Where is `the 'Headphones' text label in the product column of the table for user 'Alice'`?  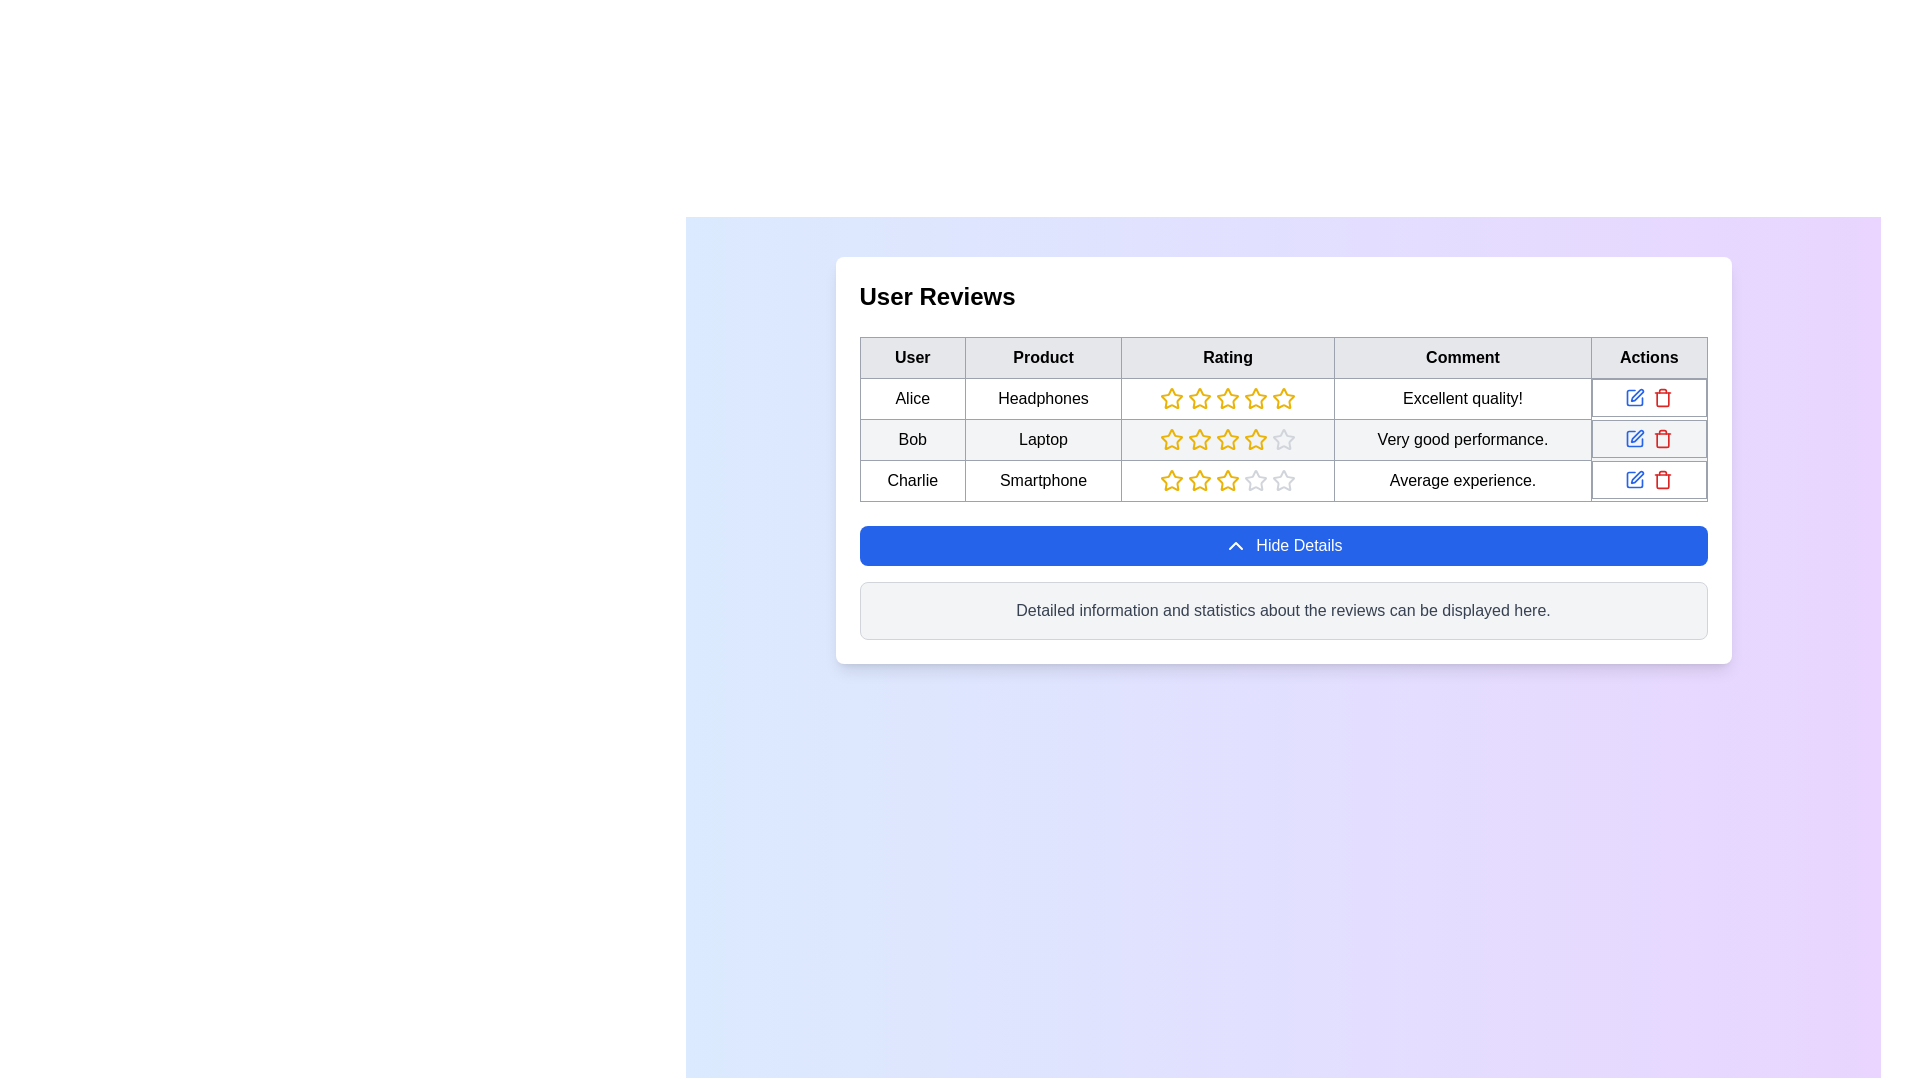
the 'Headphones' text label in the product column of the table for user 'Alice' is located at coordinates (1042, 398).